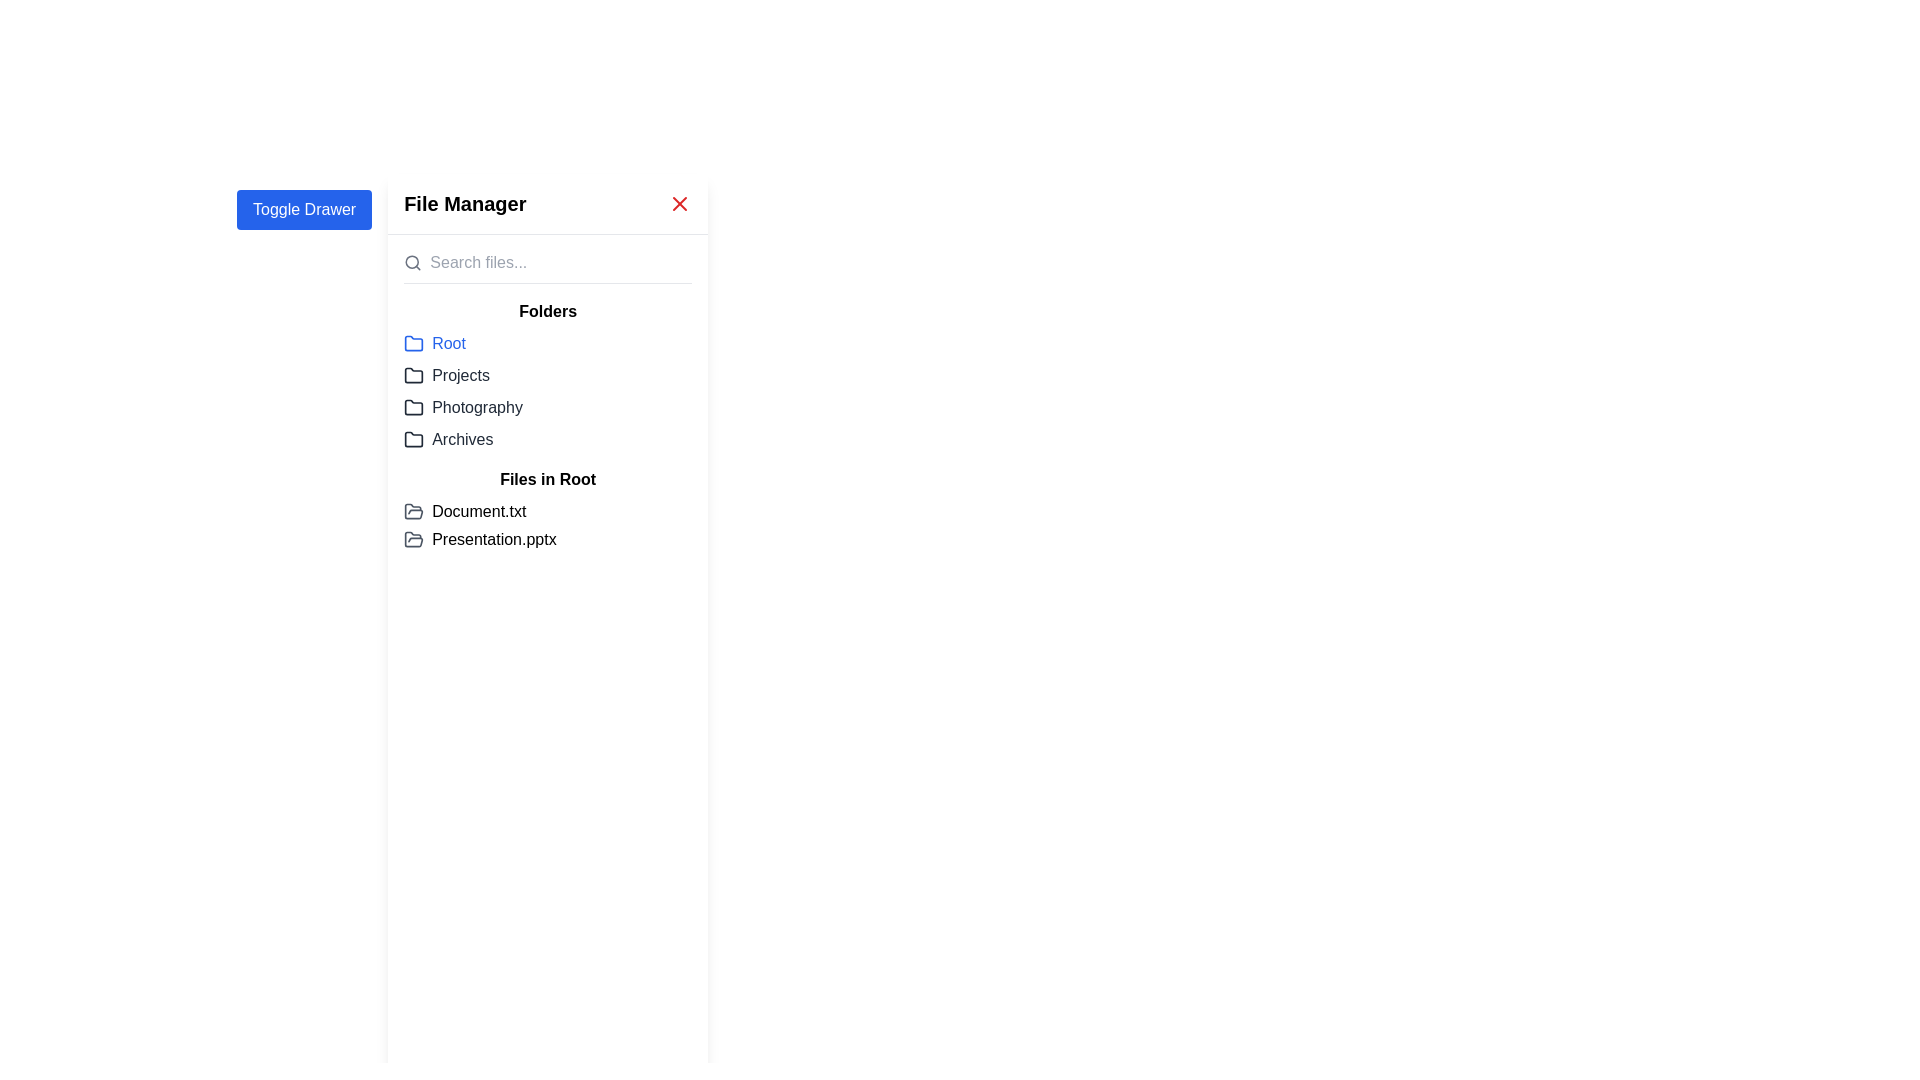 The image size is (1920, 1080). What do you see at coordinates (411, 261) in the screenshot?
I see `the central circular portion of the search icon represented by a vector graphic element within the SVG structure located in the header area of the interface` at bounding box center [411, 261].